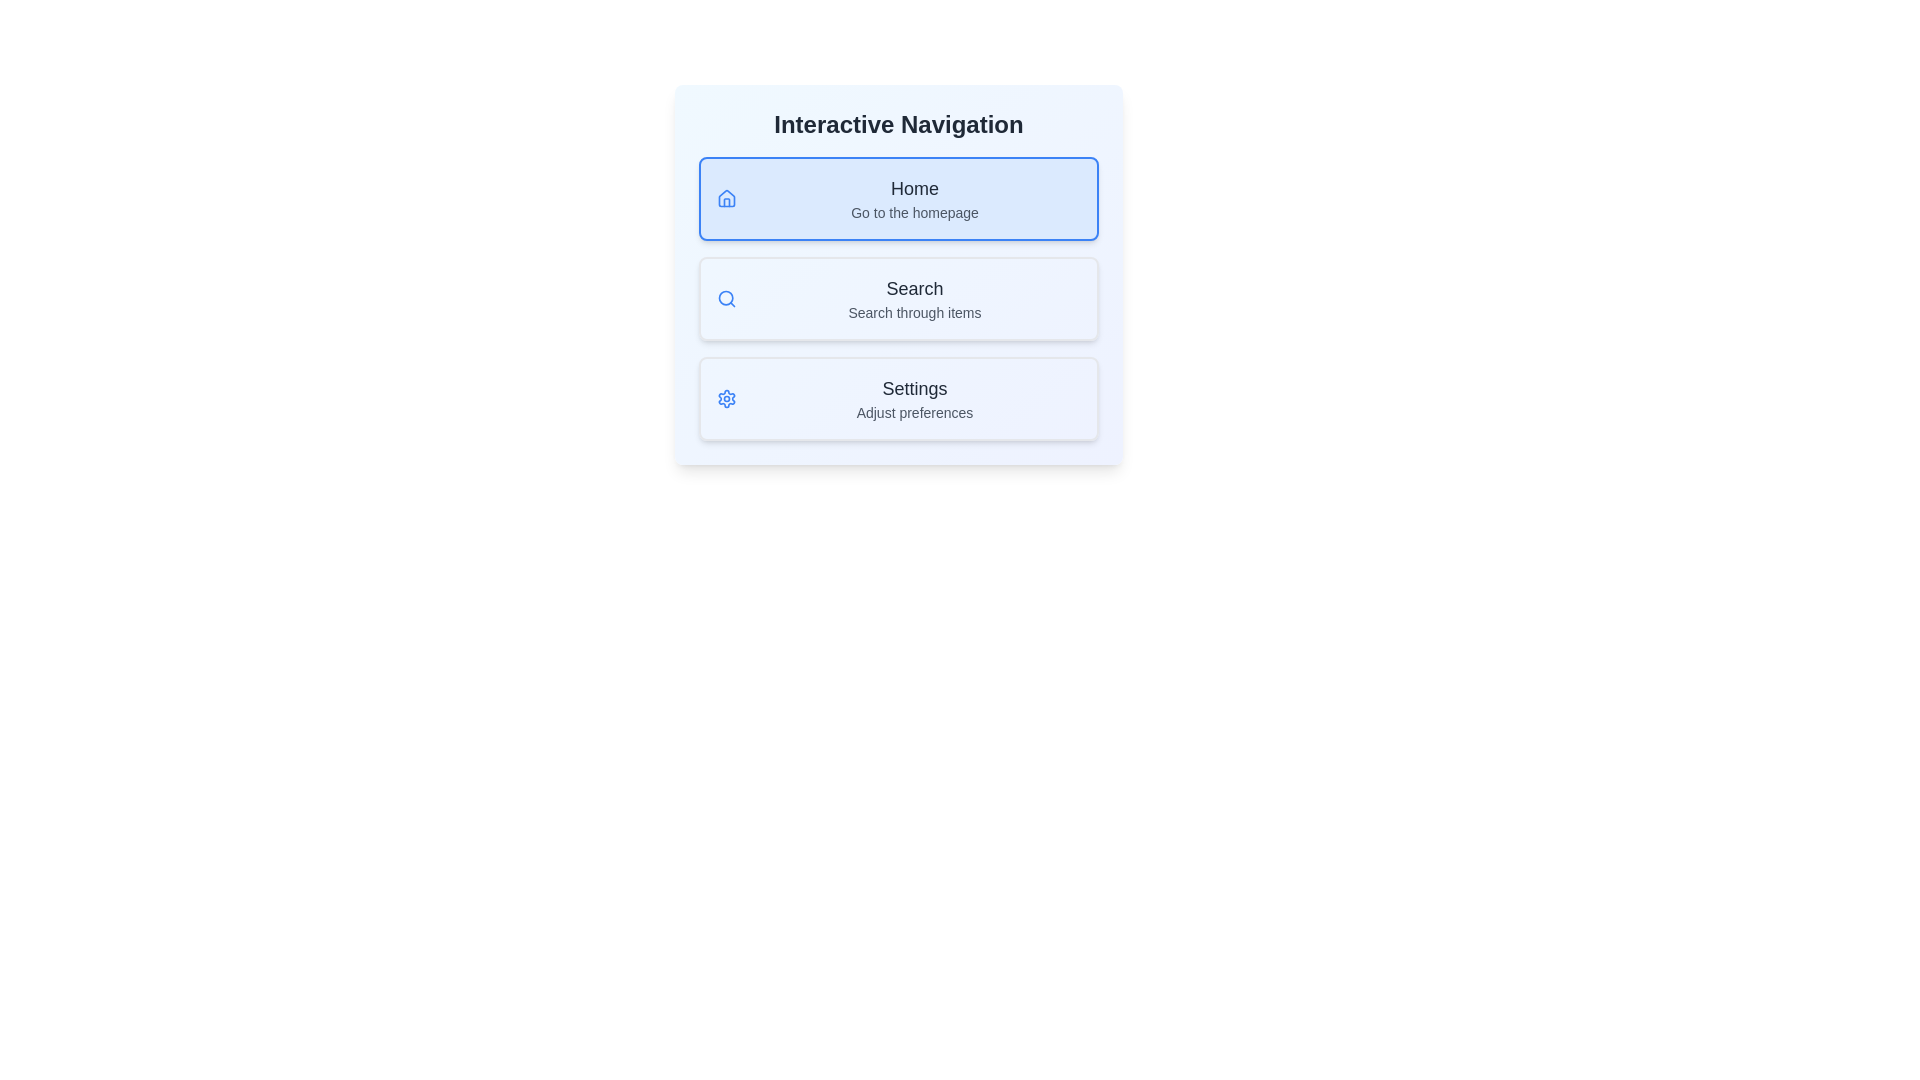  What do you see at coordinates (897, 299) in the screenshot?
I see `the menu item Search` at bounding box center [897, 299].